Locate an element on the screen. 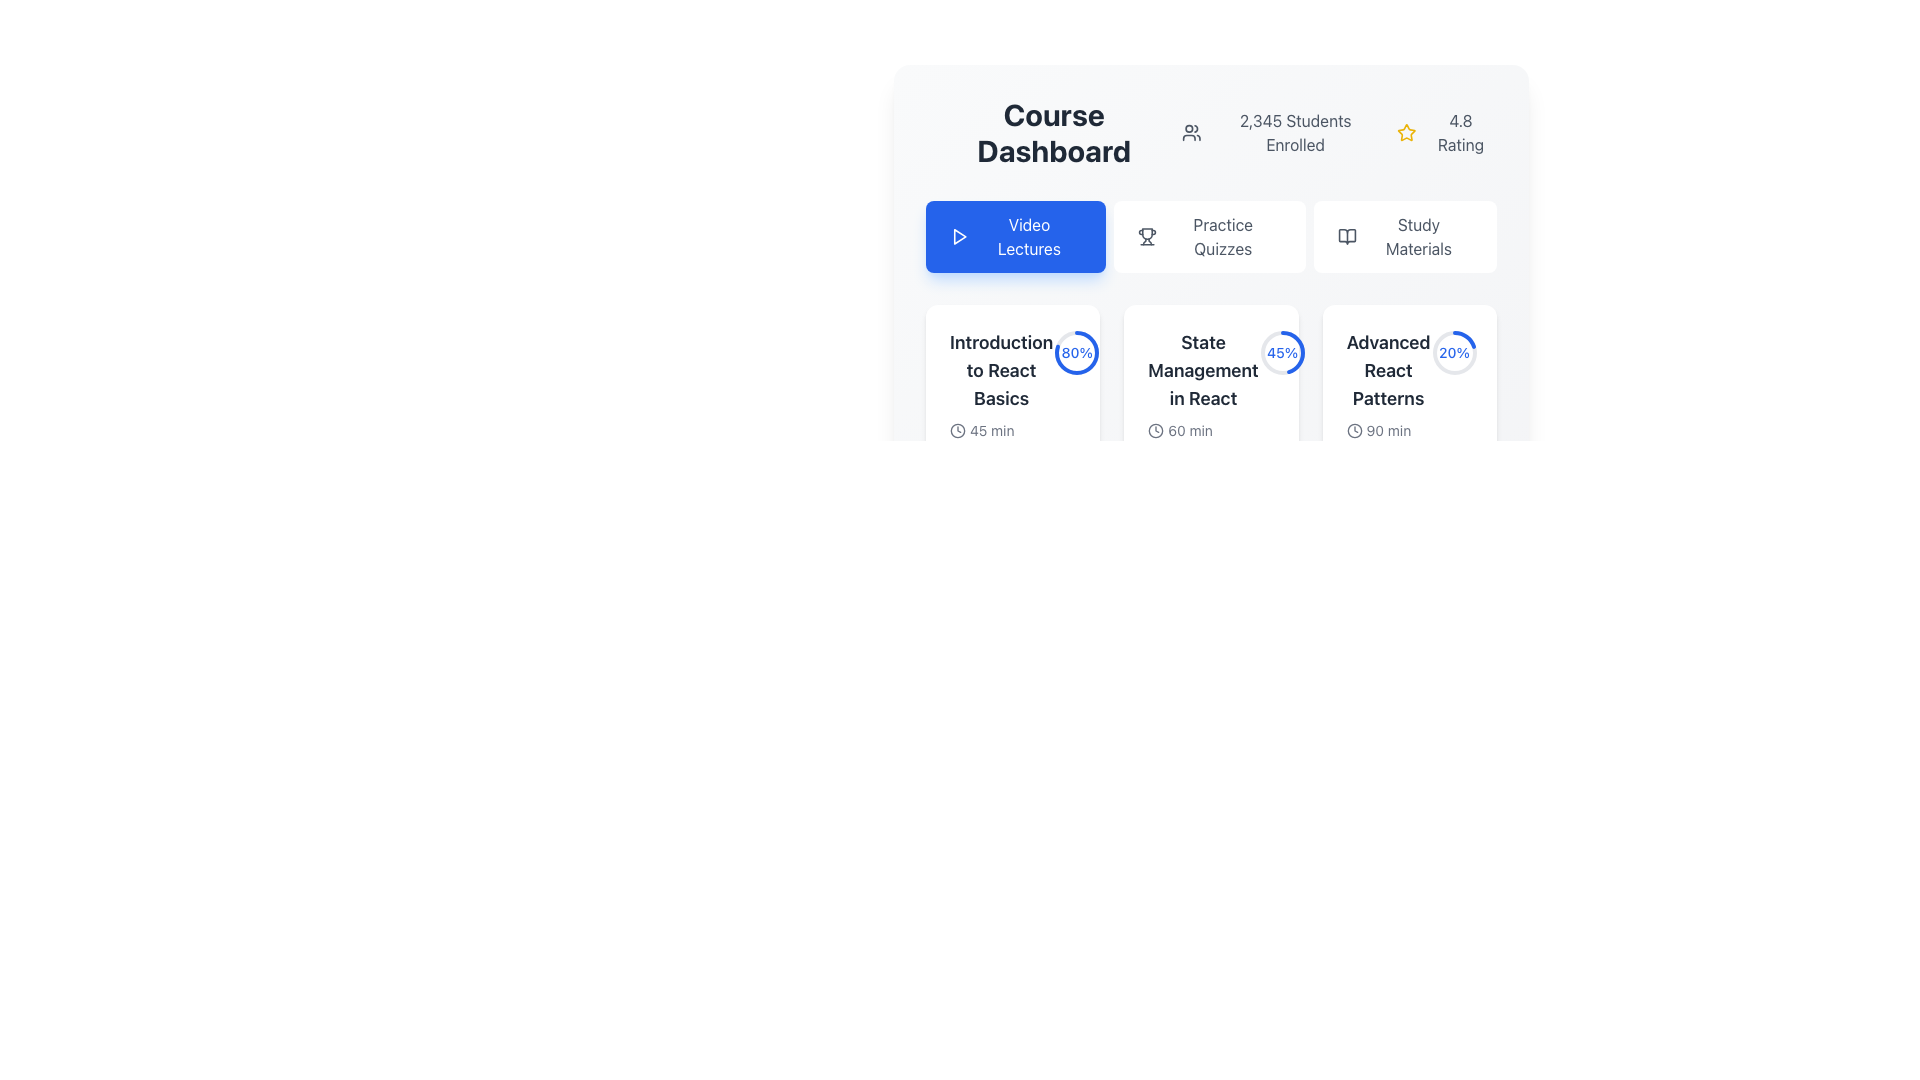  the progress percentage of the Information Card that provides details about the course 'State Management in React', which is the second card in a group of four cards located in the lower section of the page is located at coordinates (1210, 430).